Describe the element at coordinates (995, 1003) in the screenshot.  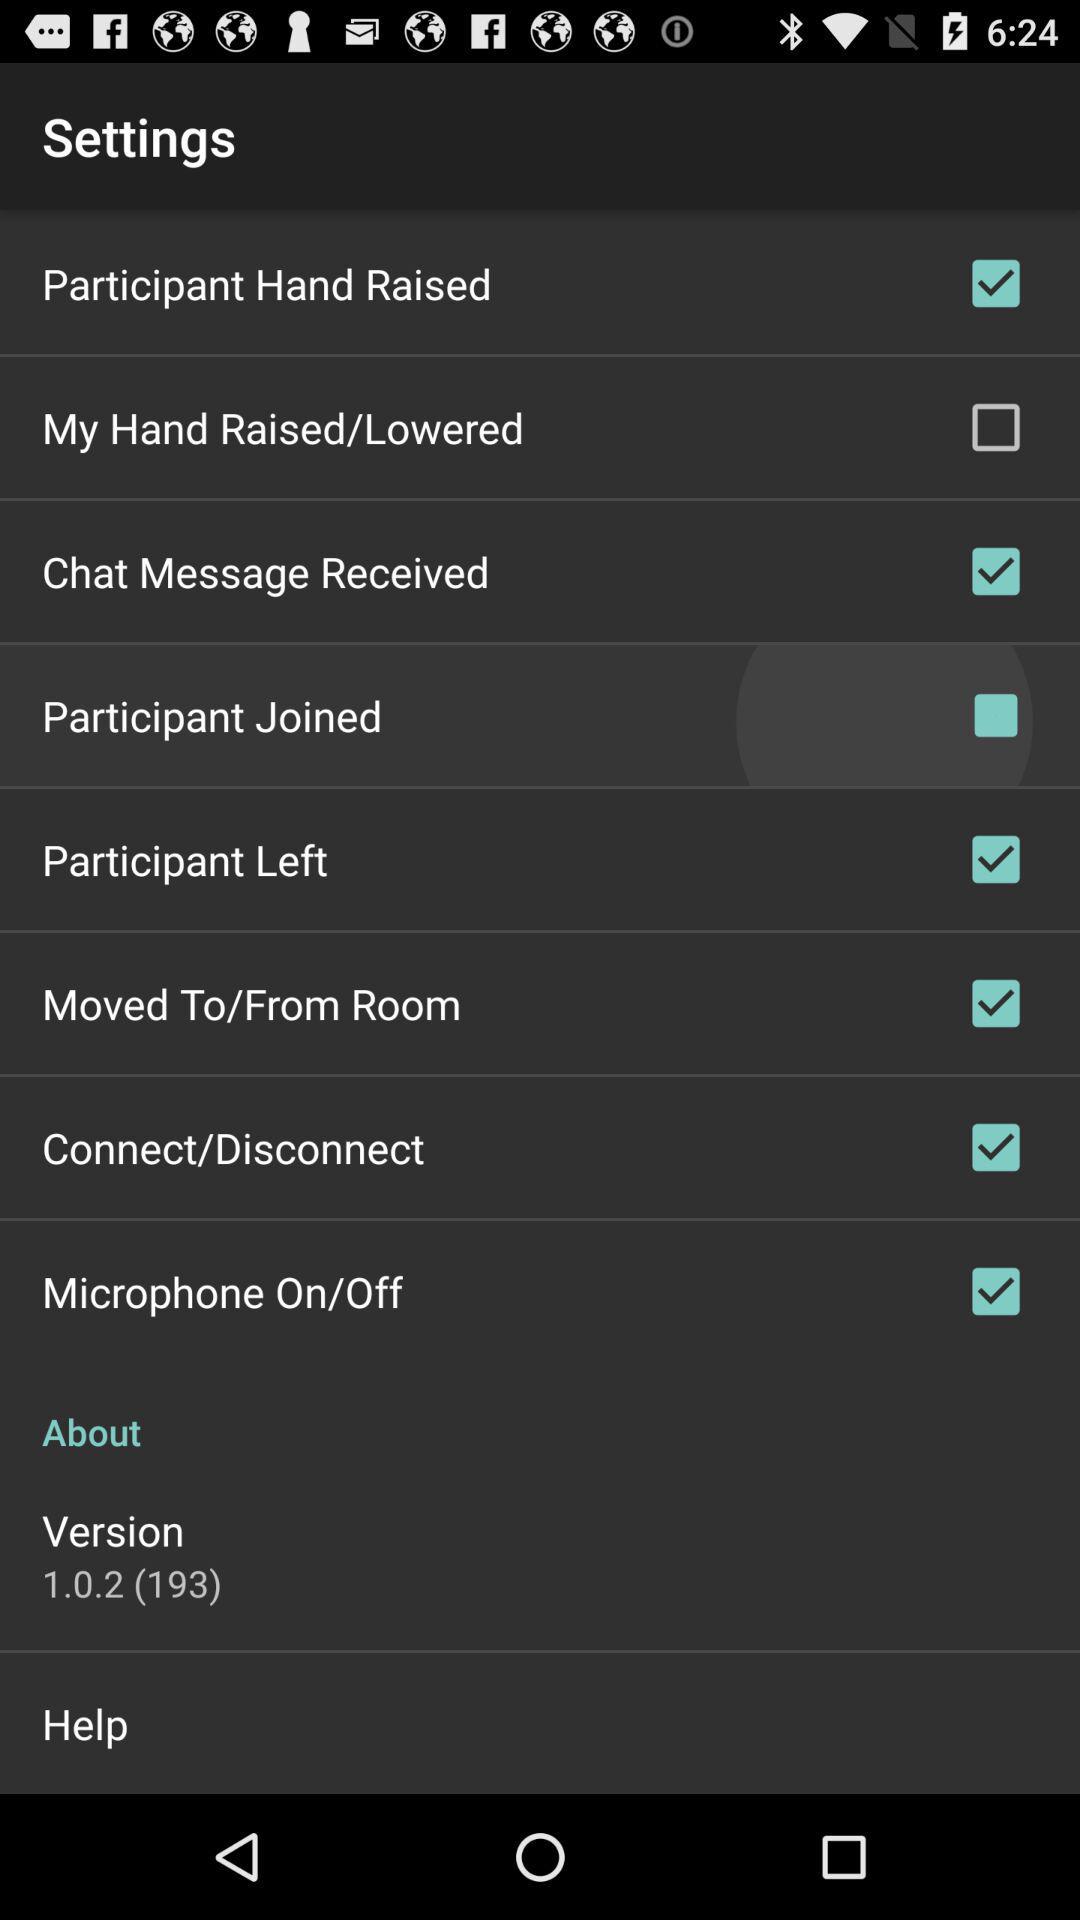
I see `the check box which is to the right of moved tofrom room` at that location.